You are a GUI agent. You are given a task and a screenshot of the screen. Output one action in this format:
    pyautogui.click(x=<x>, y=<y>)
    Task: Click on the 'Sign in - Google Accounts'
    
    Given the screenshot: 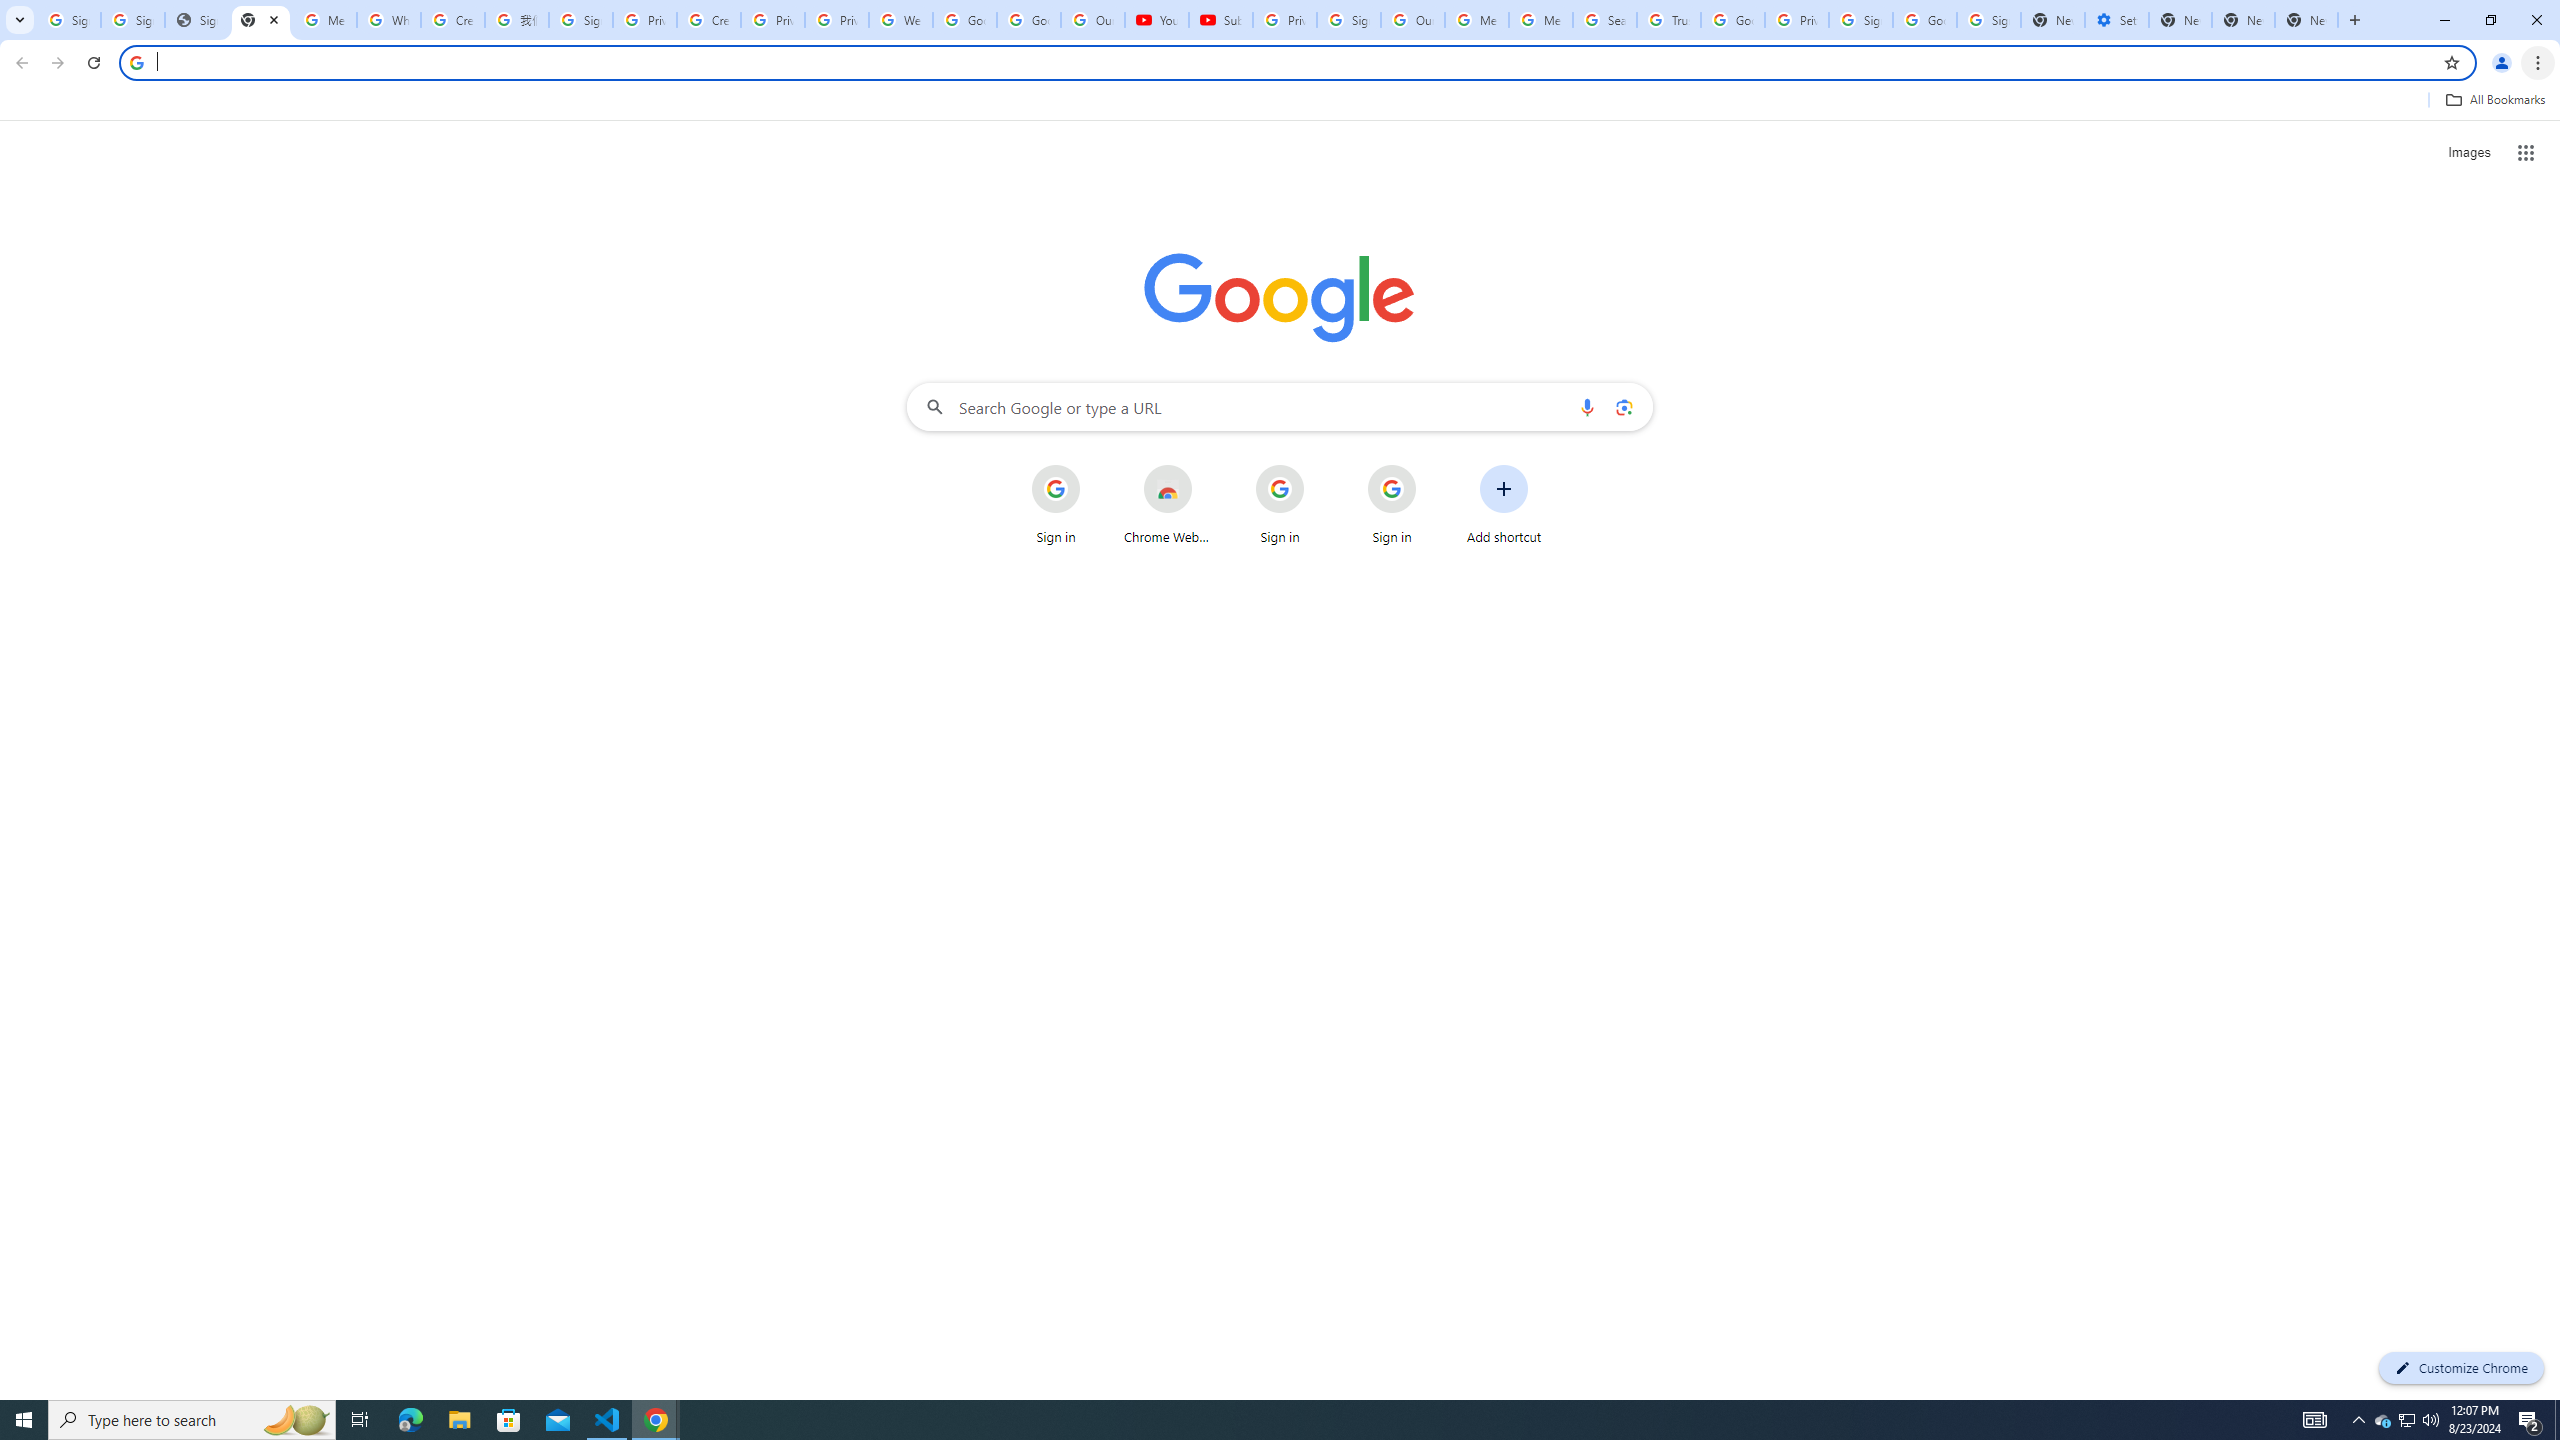 What is the action you would take?
    pyautogui.click(x=69, y=19)
    